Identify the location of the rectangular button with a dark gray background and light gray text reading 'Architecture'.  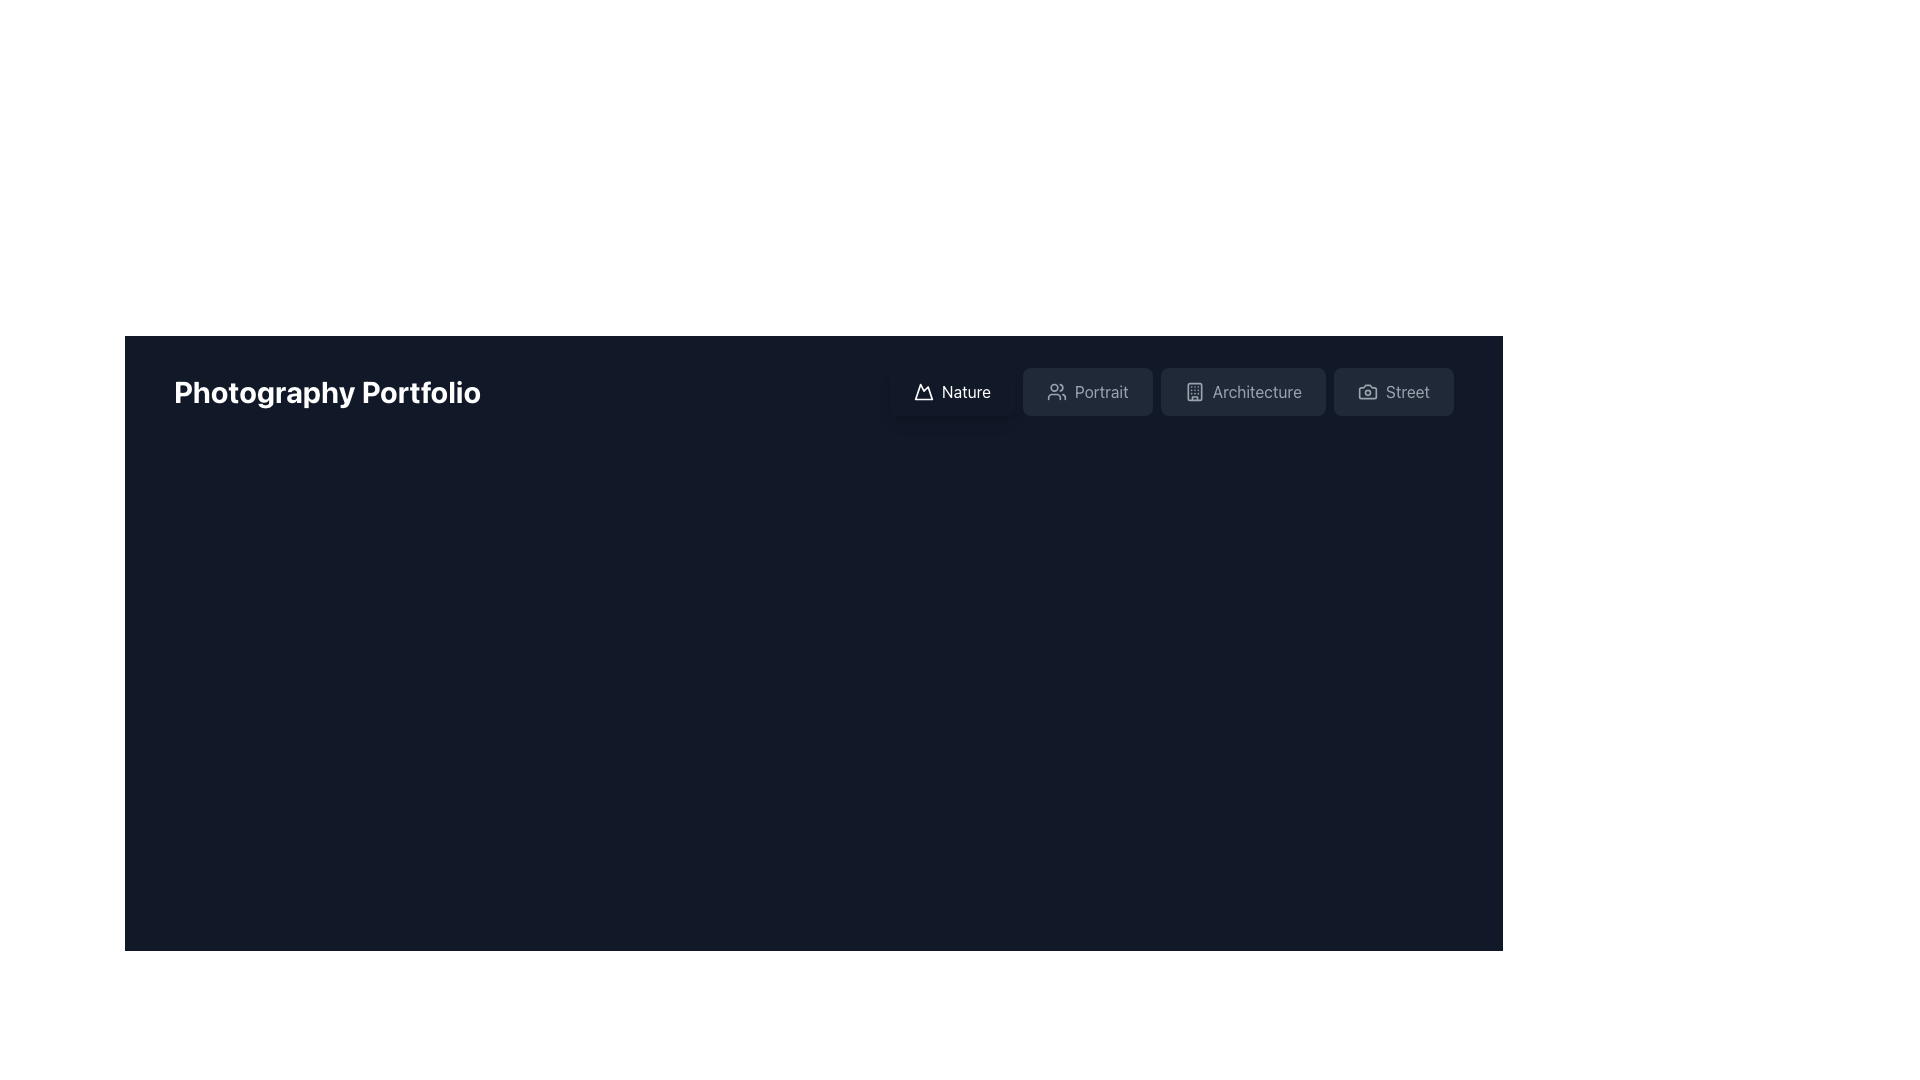
(1242, 392).